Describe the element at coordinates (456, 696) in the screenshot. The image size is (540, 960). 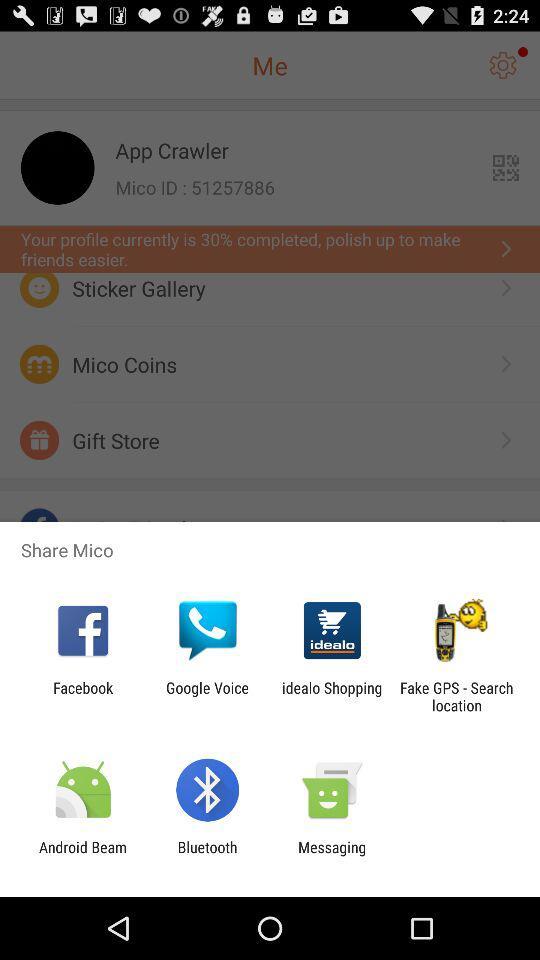
I see `app next to idealo shopping item` at that location.